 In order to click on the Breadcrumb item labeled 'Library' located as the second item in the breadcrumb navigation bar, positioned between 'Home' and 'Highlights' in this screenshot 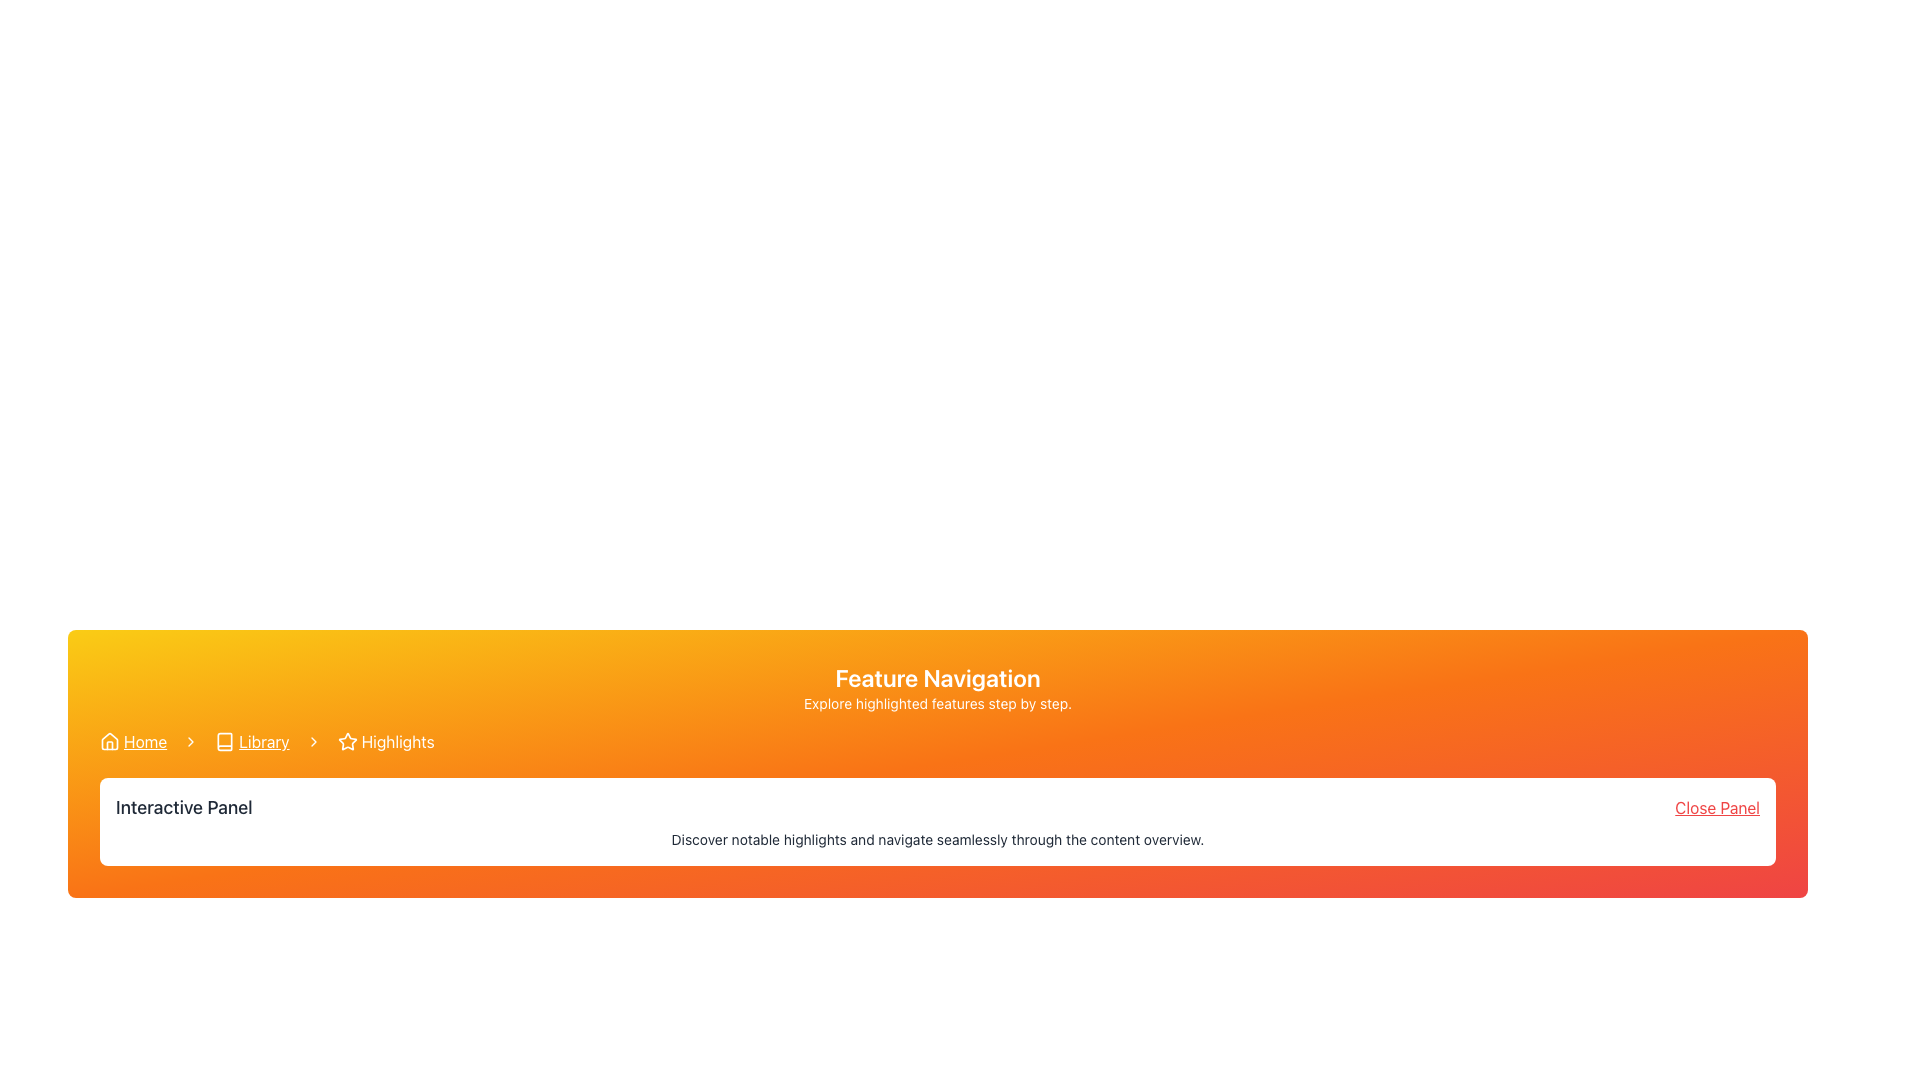, I will do `click(251, 741)`.